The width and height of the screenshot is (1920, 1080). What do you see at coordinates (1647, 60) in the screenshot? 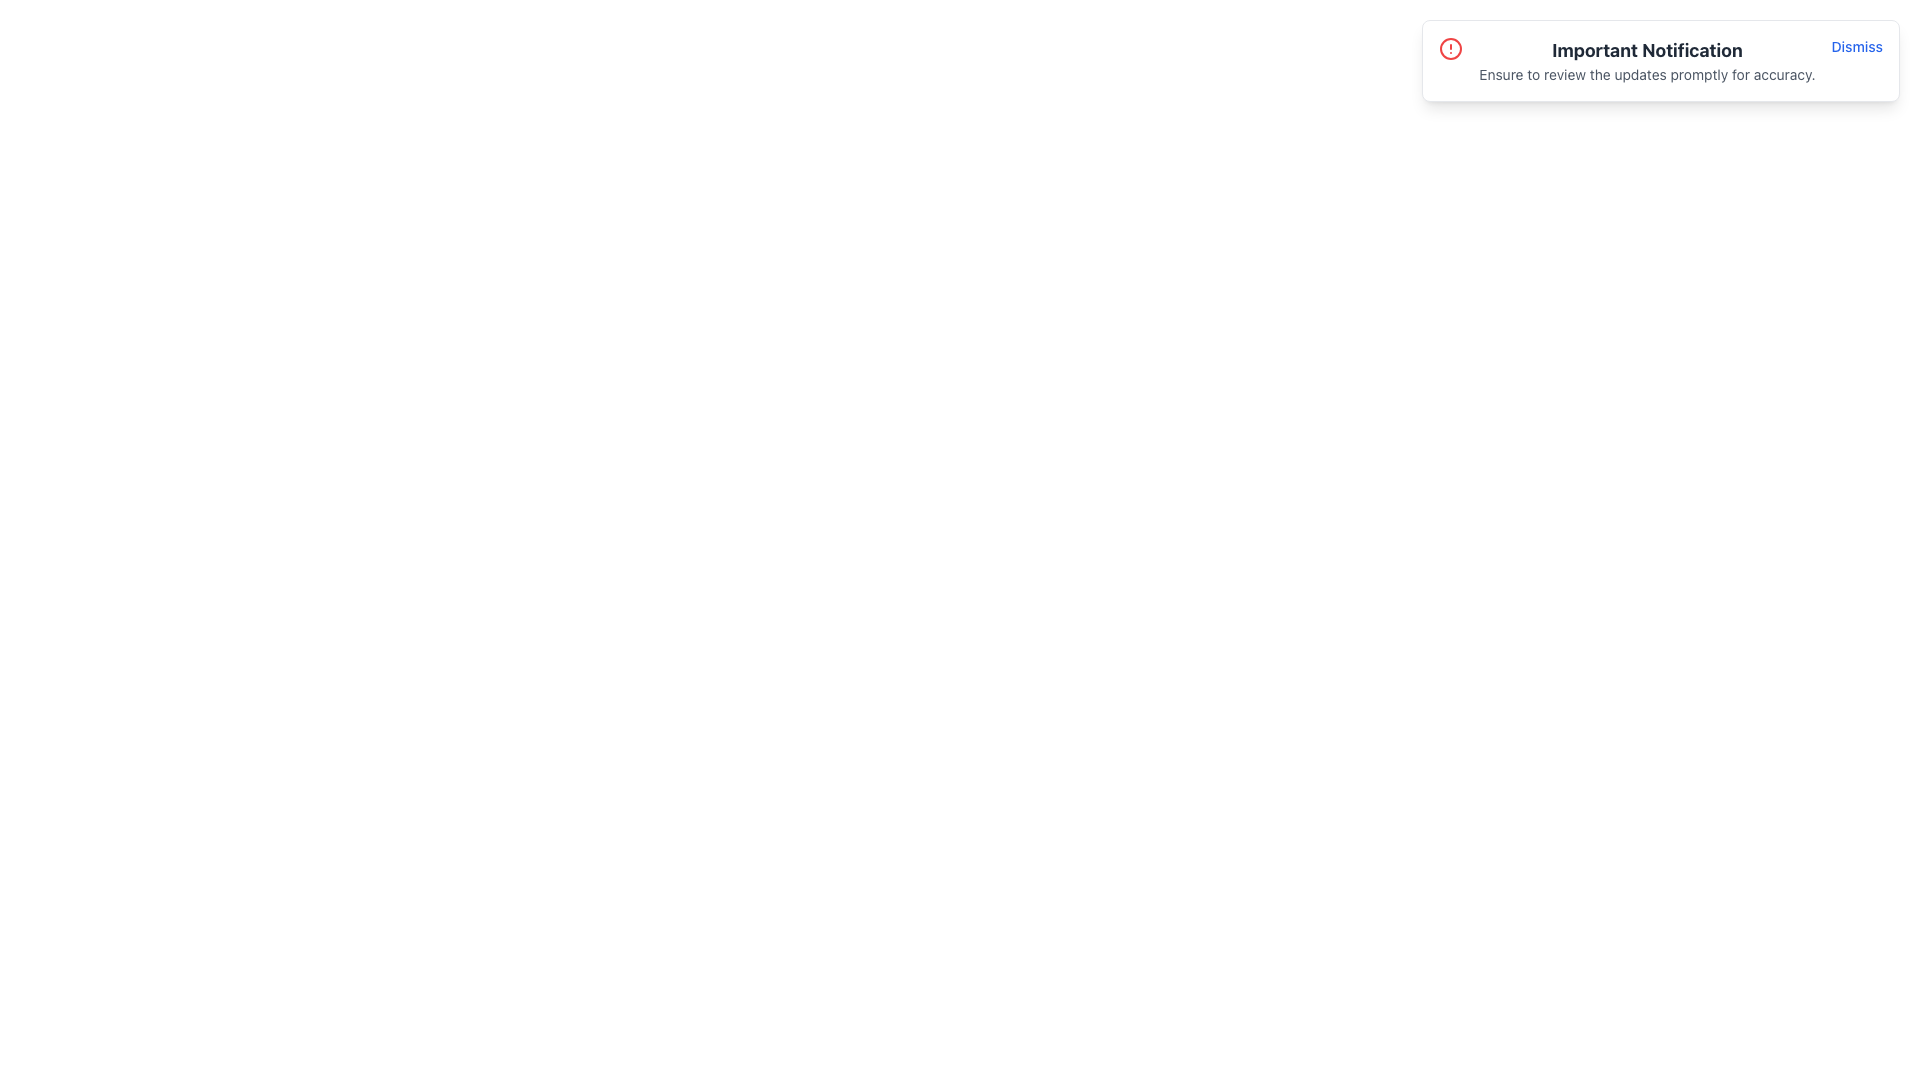
I see `the Informational Text Component that delivers critical messages to the user, positioned between an importance icon and a 'Dismiss' button` at bounding box center [1647, 60].